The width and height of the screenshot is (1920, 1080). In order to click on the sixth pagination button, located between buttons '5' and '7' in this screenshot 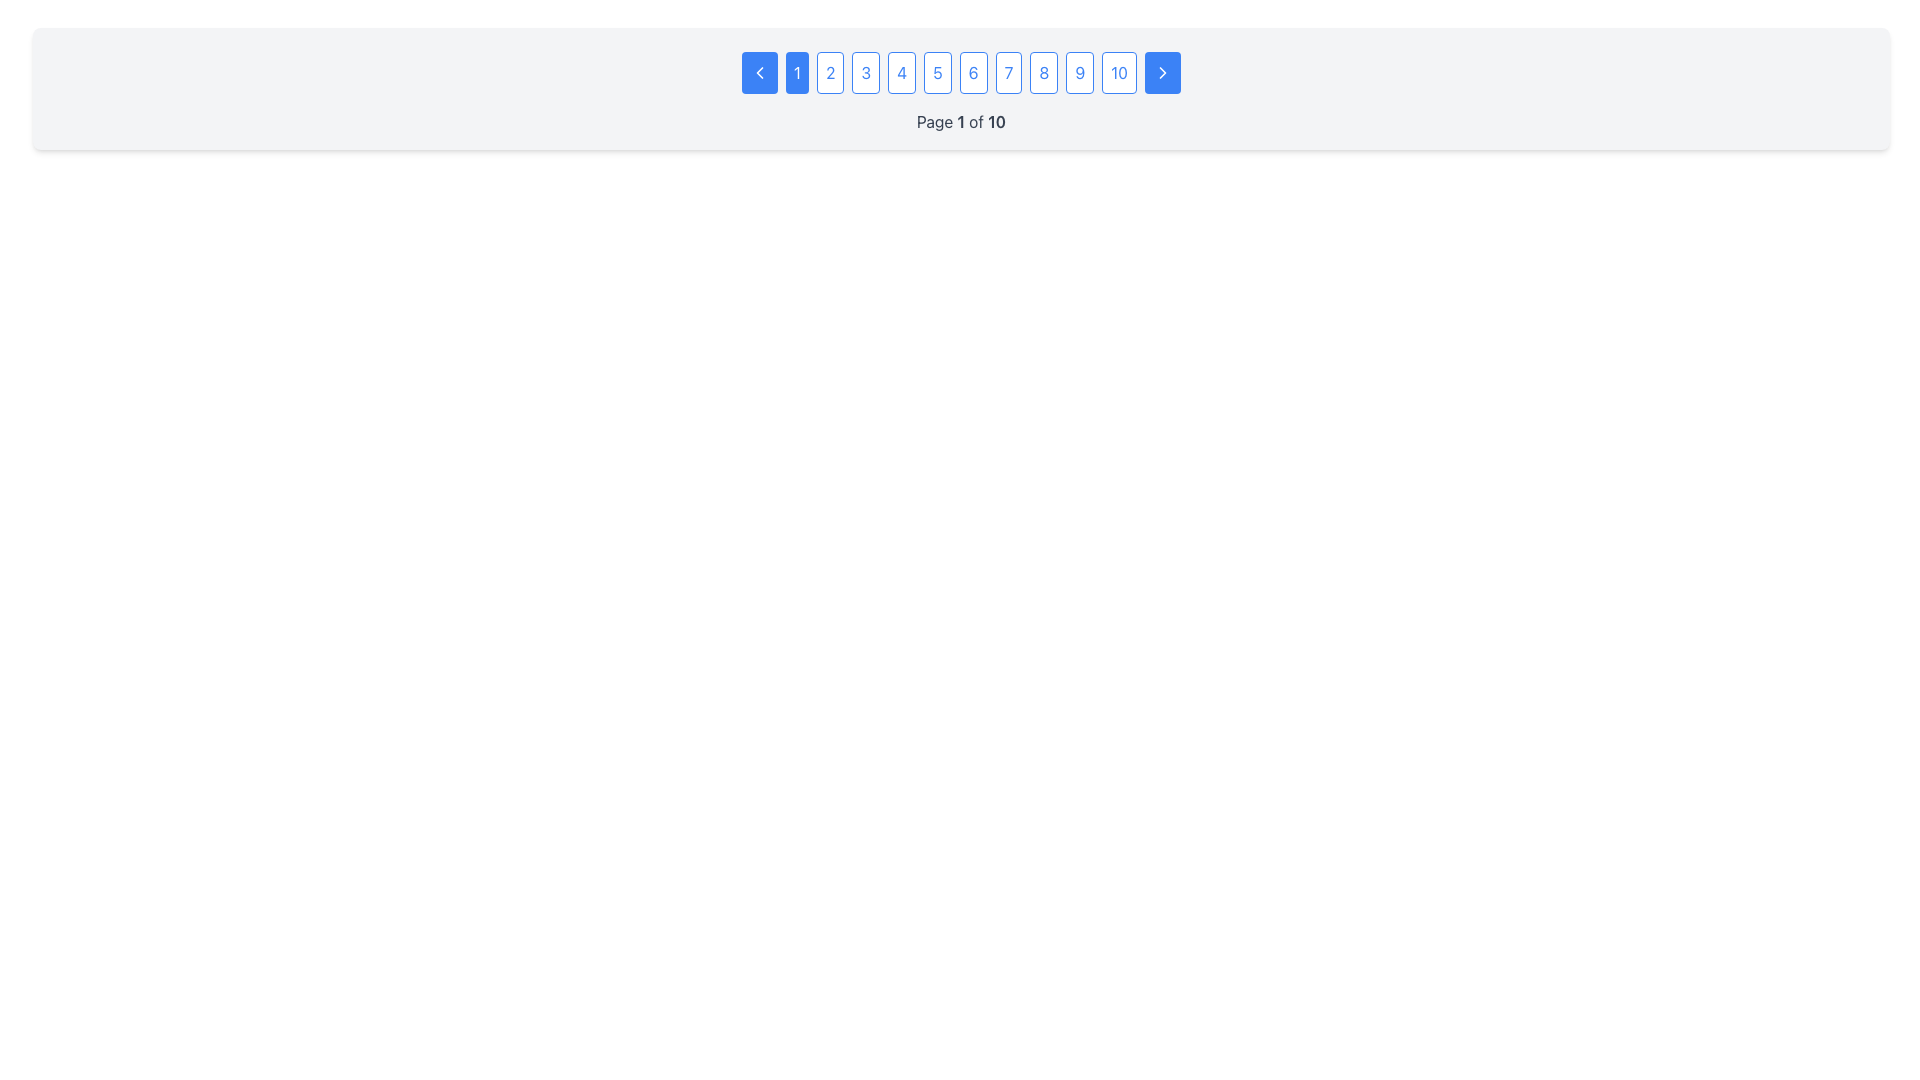, I will do `click(961, 72)`.